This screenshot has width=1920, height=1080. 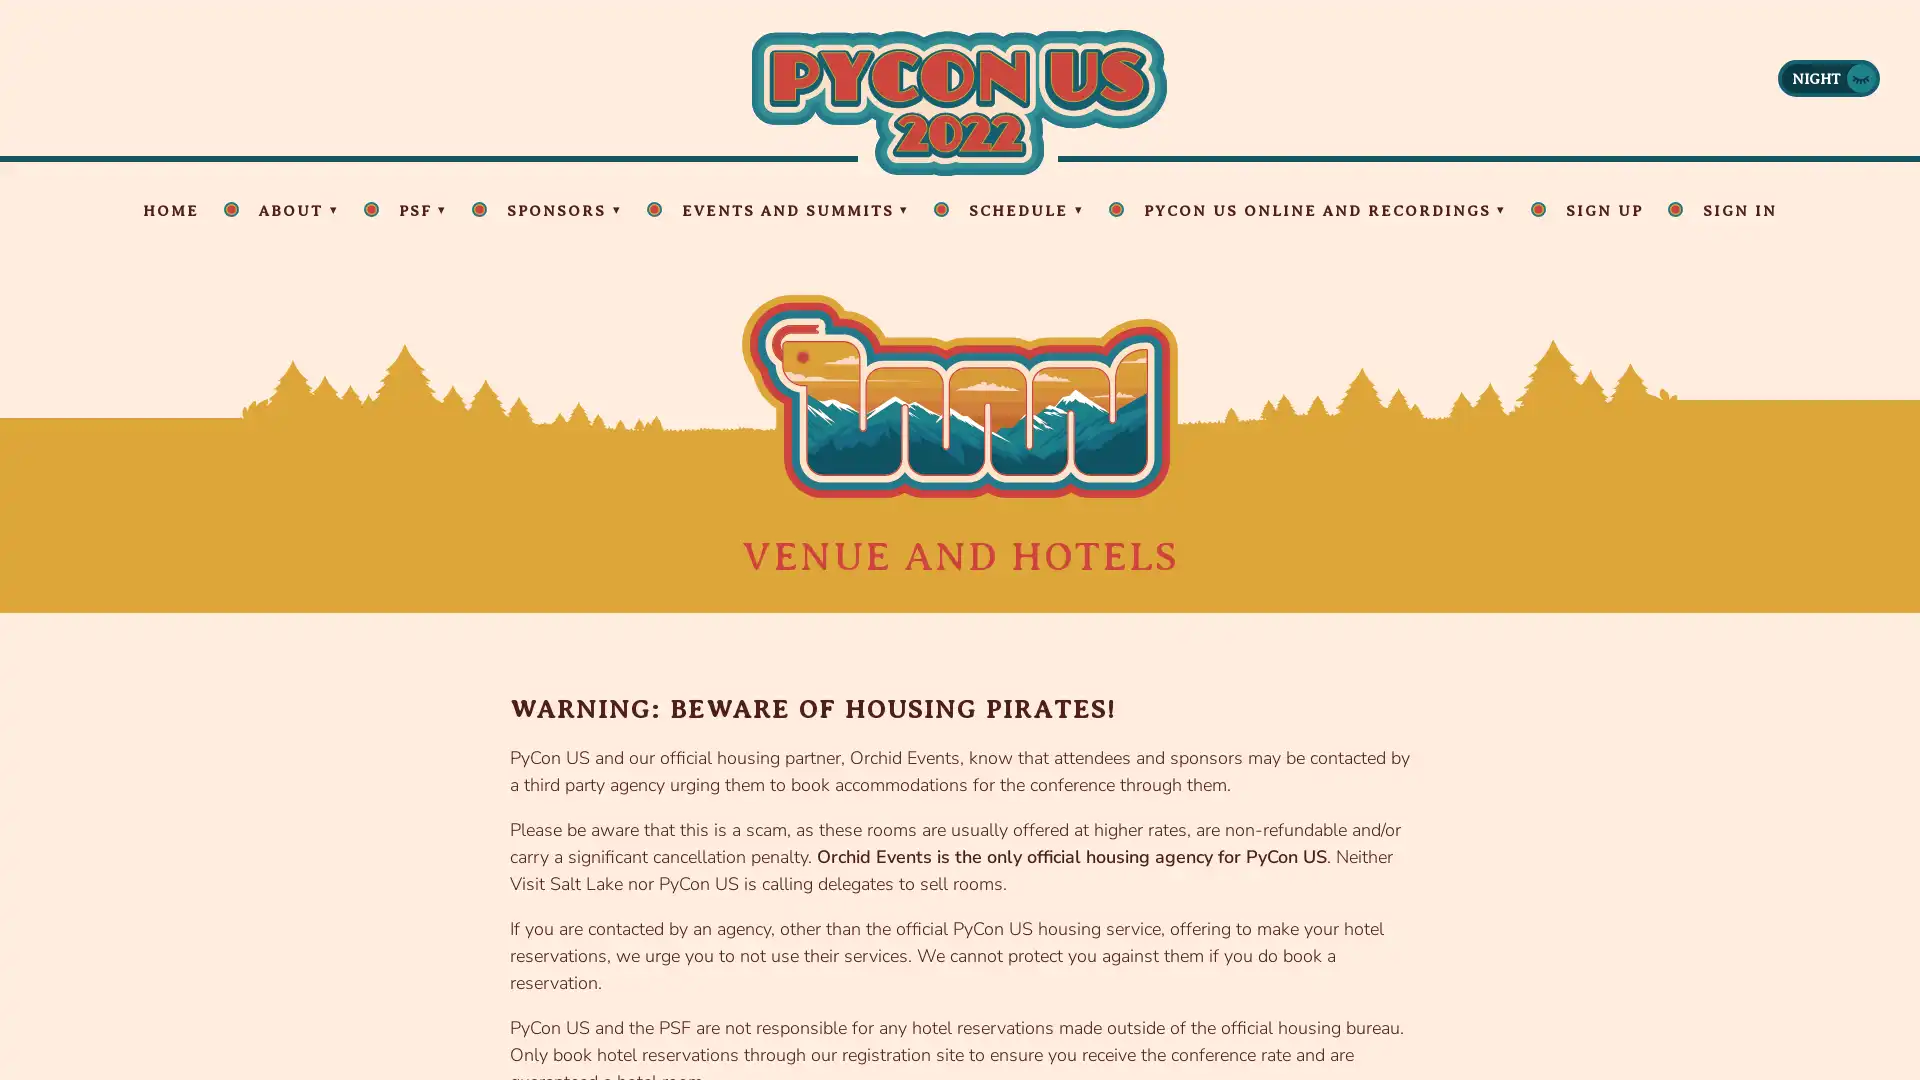 I want to click on NIGHT, so click(x=1828, y=76).